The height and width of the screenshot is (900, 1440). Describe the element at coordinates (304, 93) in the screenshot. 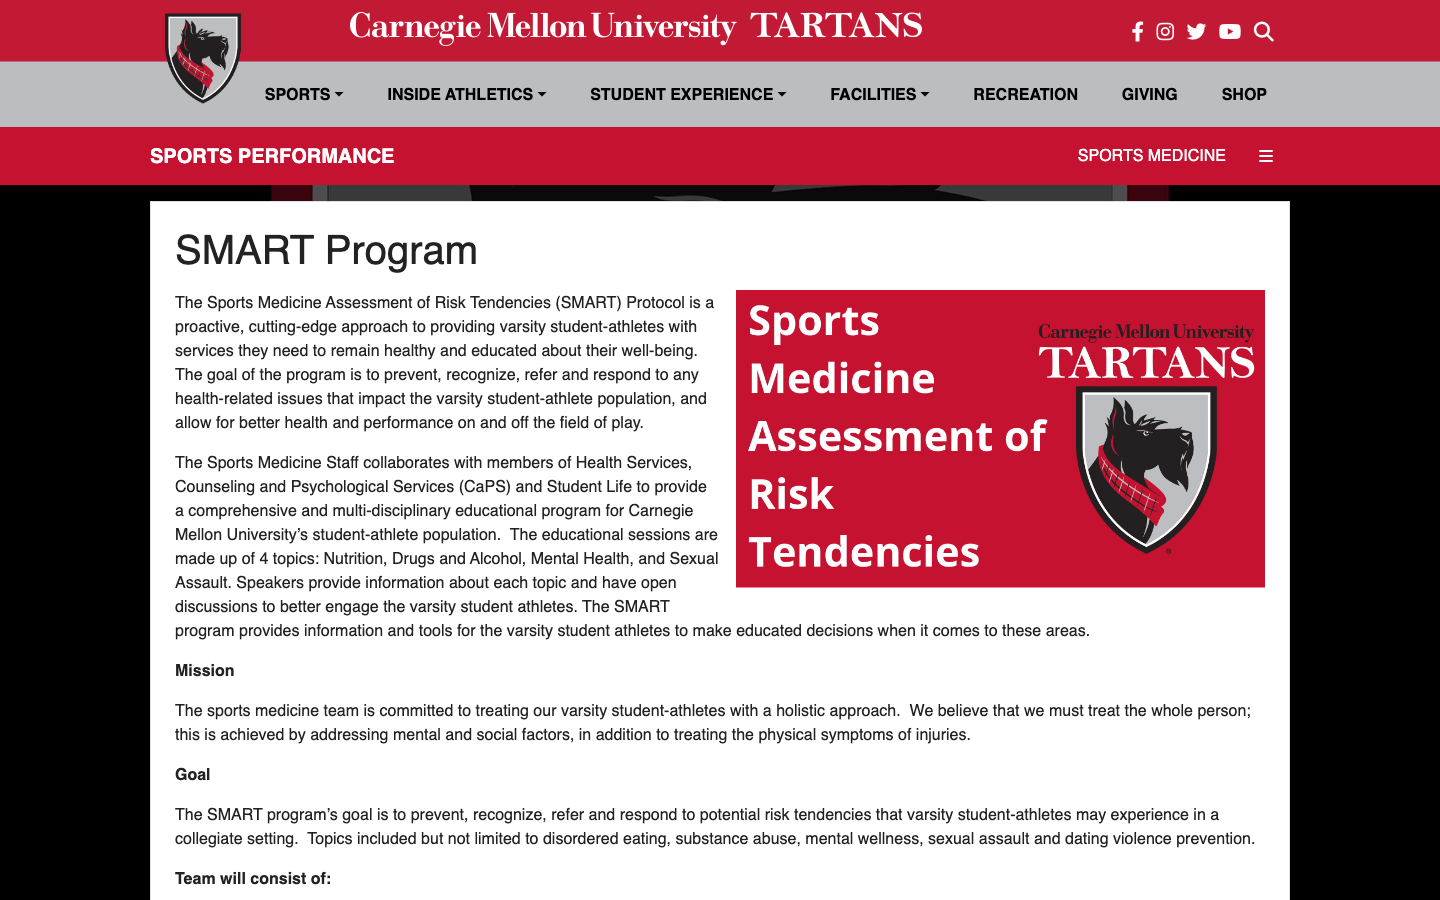

I see `Sports Selection Menu` at that location.